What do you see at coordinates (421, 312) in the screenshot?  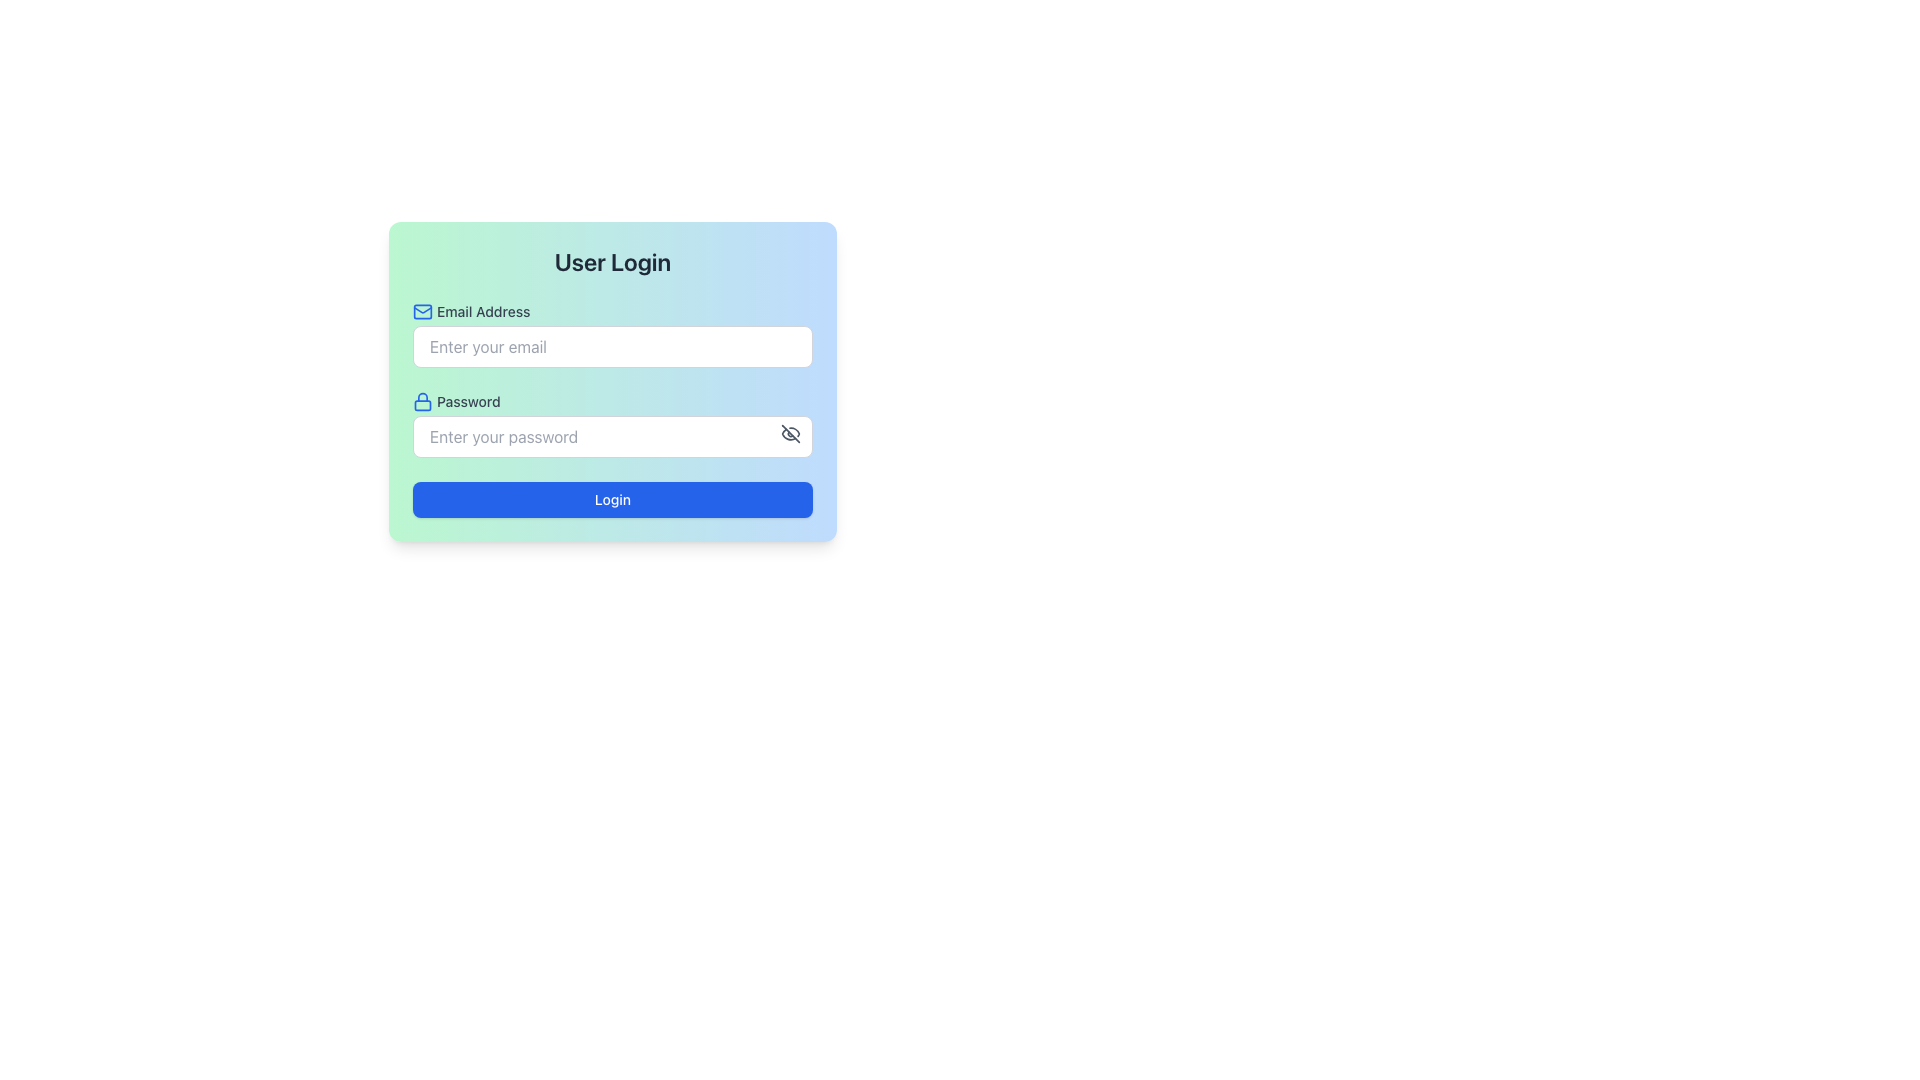 I see `the SVG rectangle element that is part of the envelope icon located to the left of the 'Email Address' input field in the login form` at bounding box center [421, 312].